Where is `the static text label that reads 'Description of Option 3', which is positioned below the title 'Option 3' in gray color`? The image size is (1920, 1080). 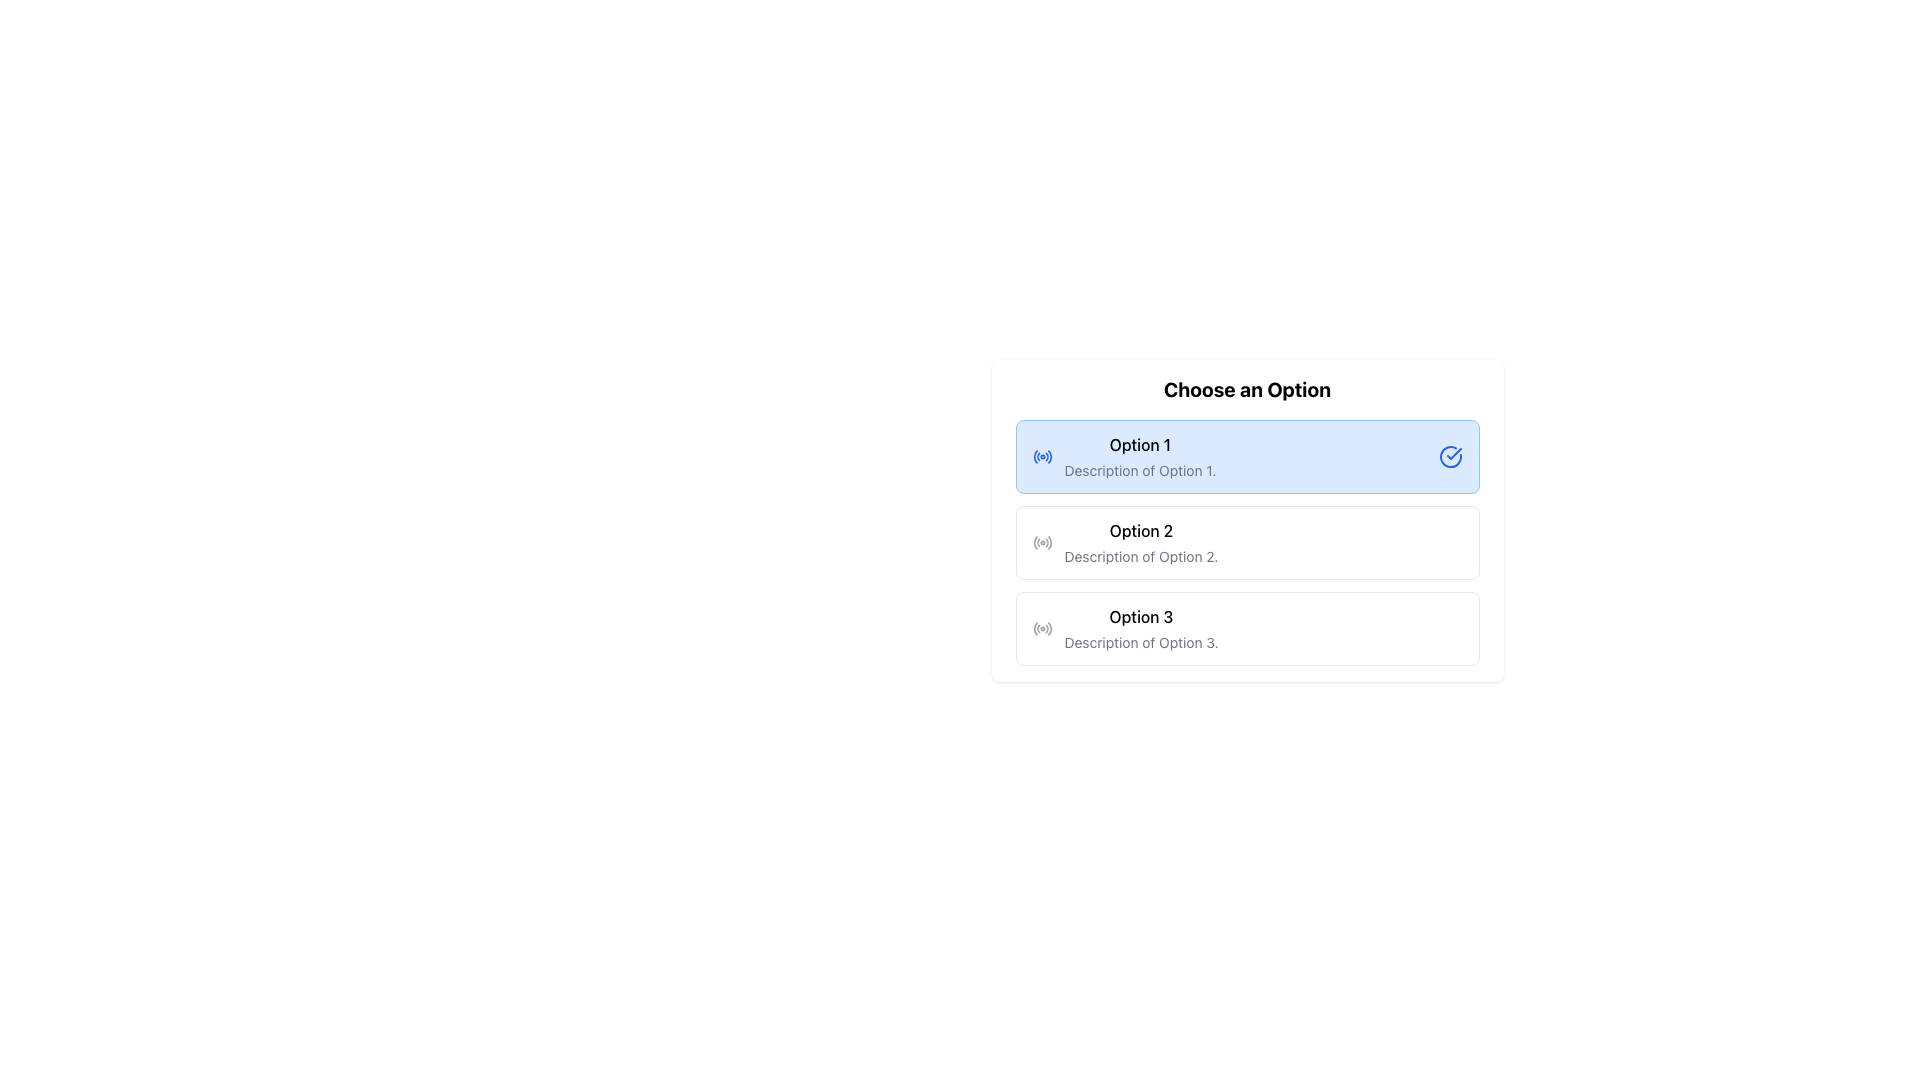 the static text label that reads 'Description of Option 3', which is positioned below the title 'Option 3' in gray color is located at coordinates (1141, 643).